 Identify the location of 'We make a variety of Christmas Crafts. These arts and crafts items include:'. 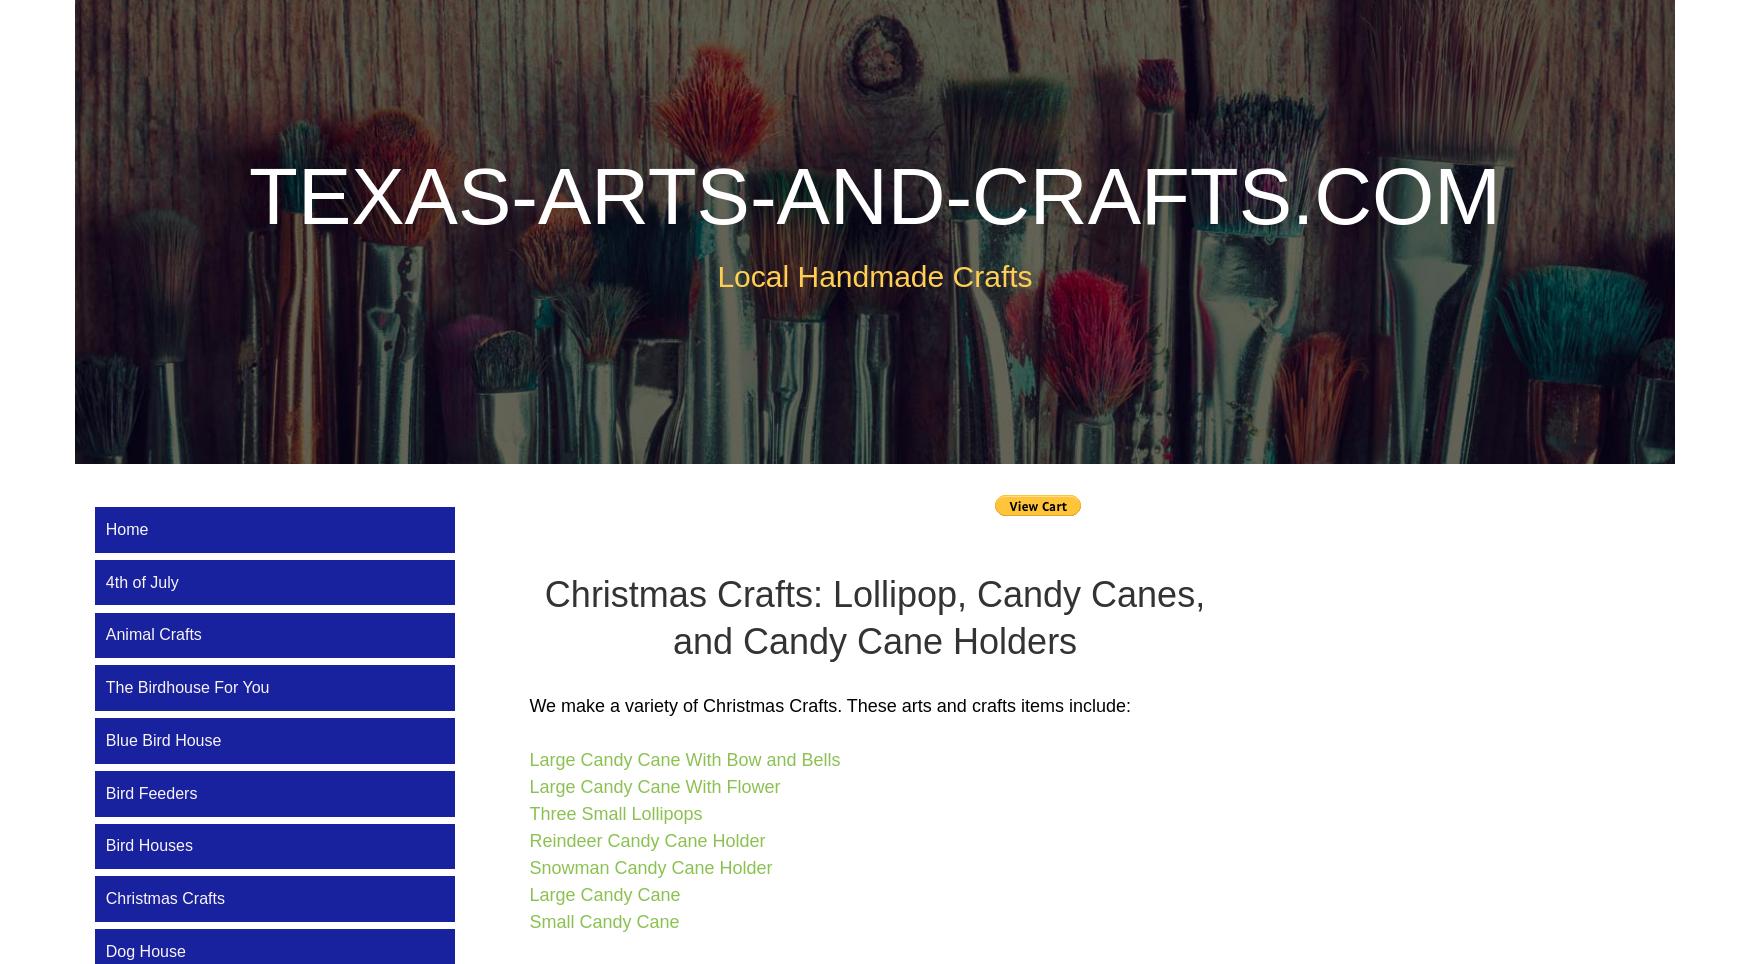
(528, 704).